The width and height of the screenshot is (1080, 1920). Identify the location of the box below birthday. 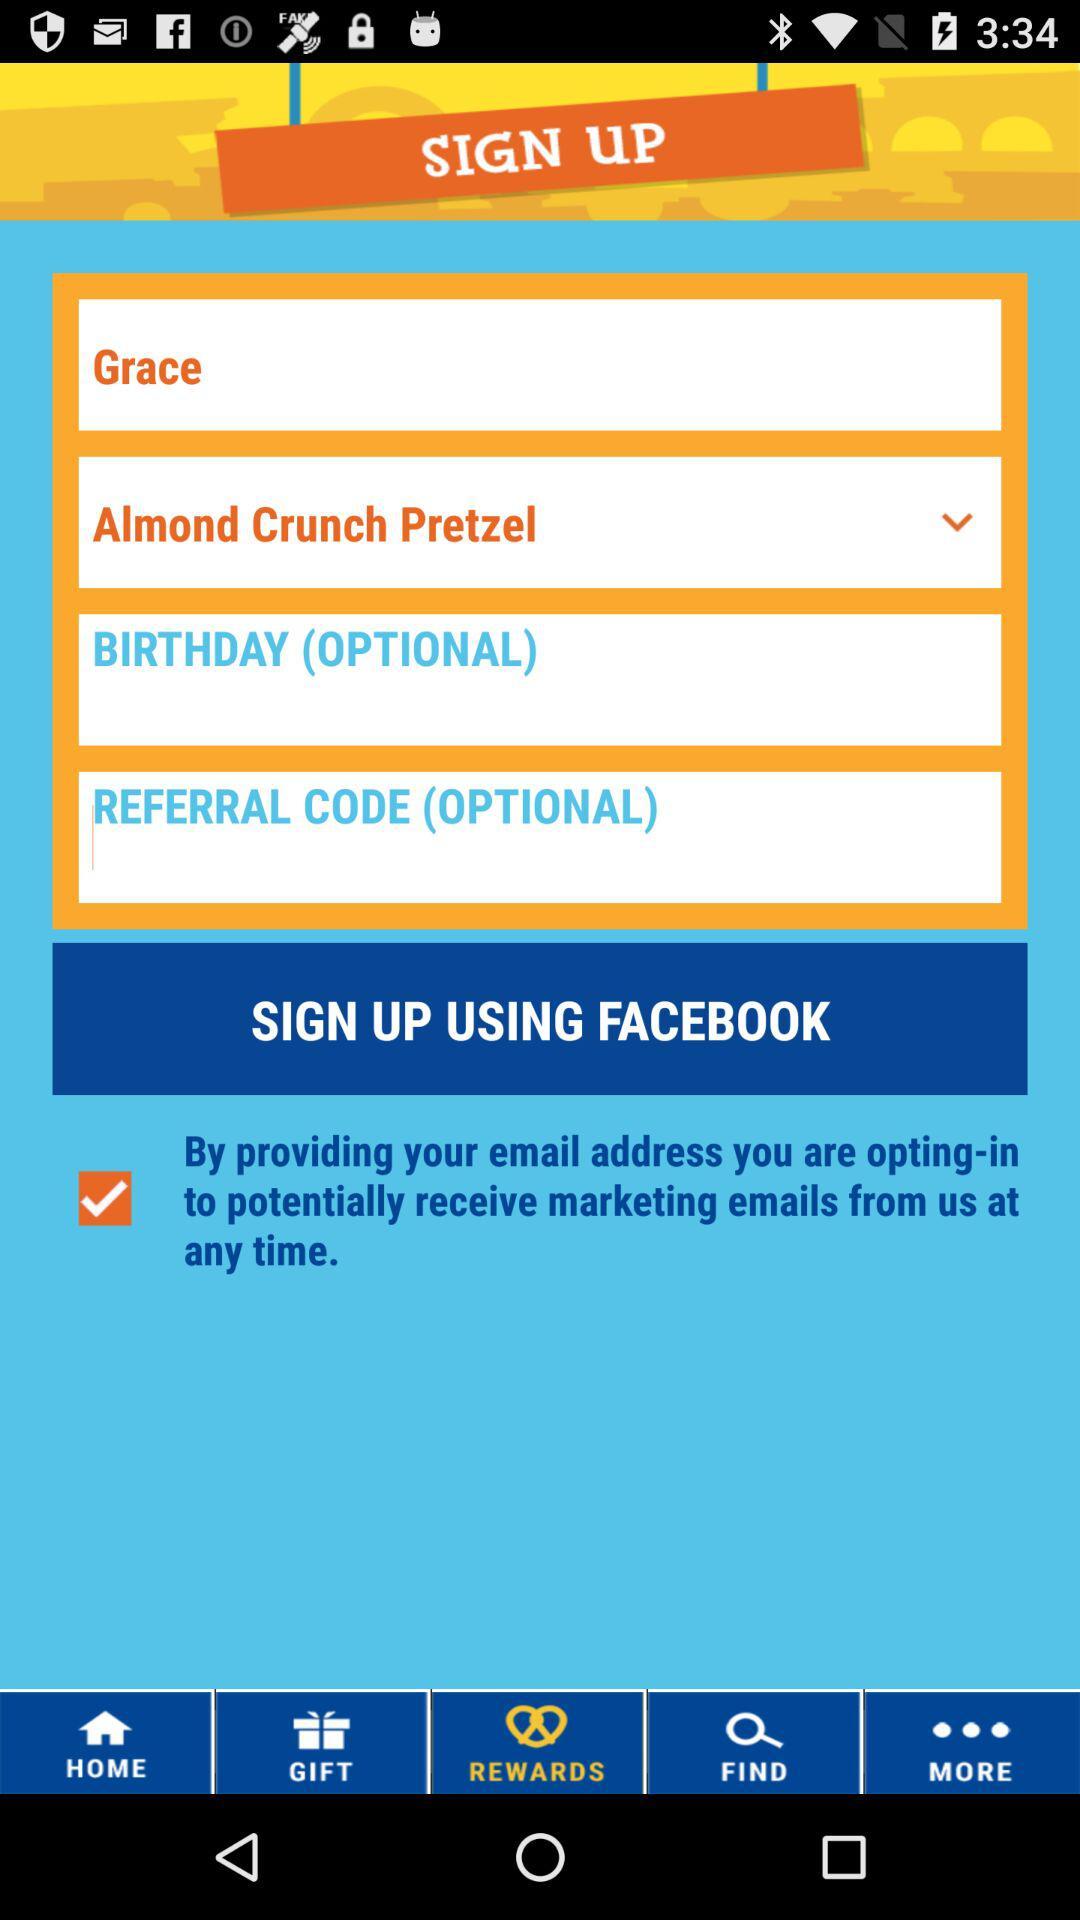
(540, 837).